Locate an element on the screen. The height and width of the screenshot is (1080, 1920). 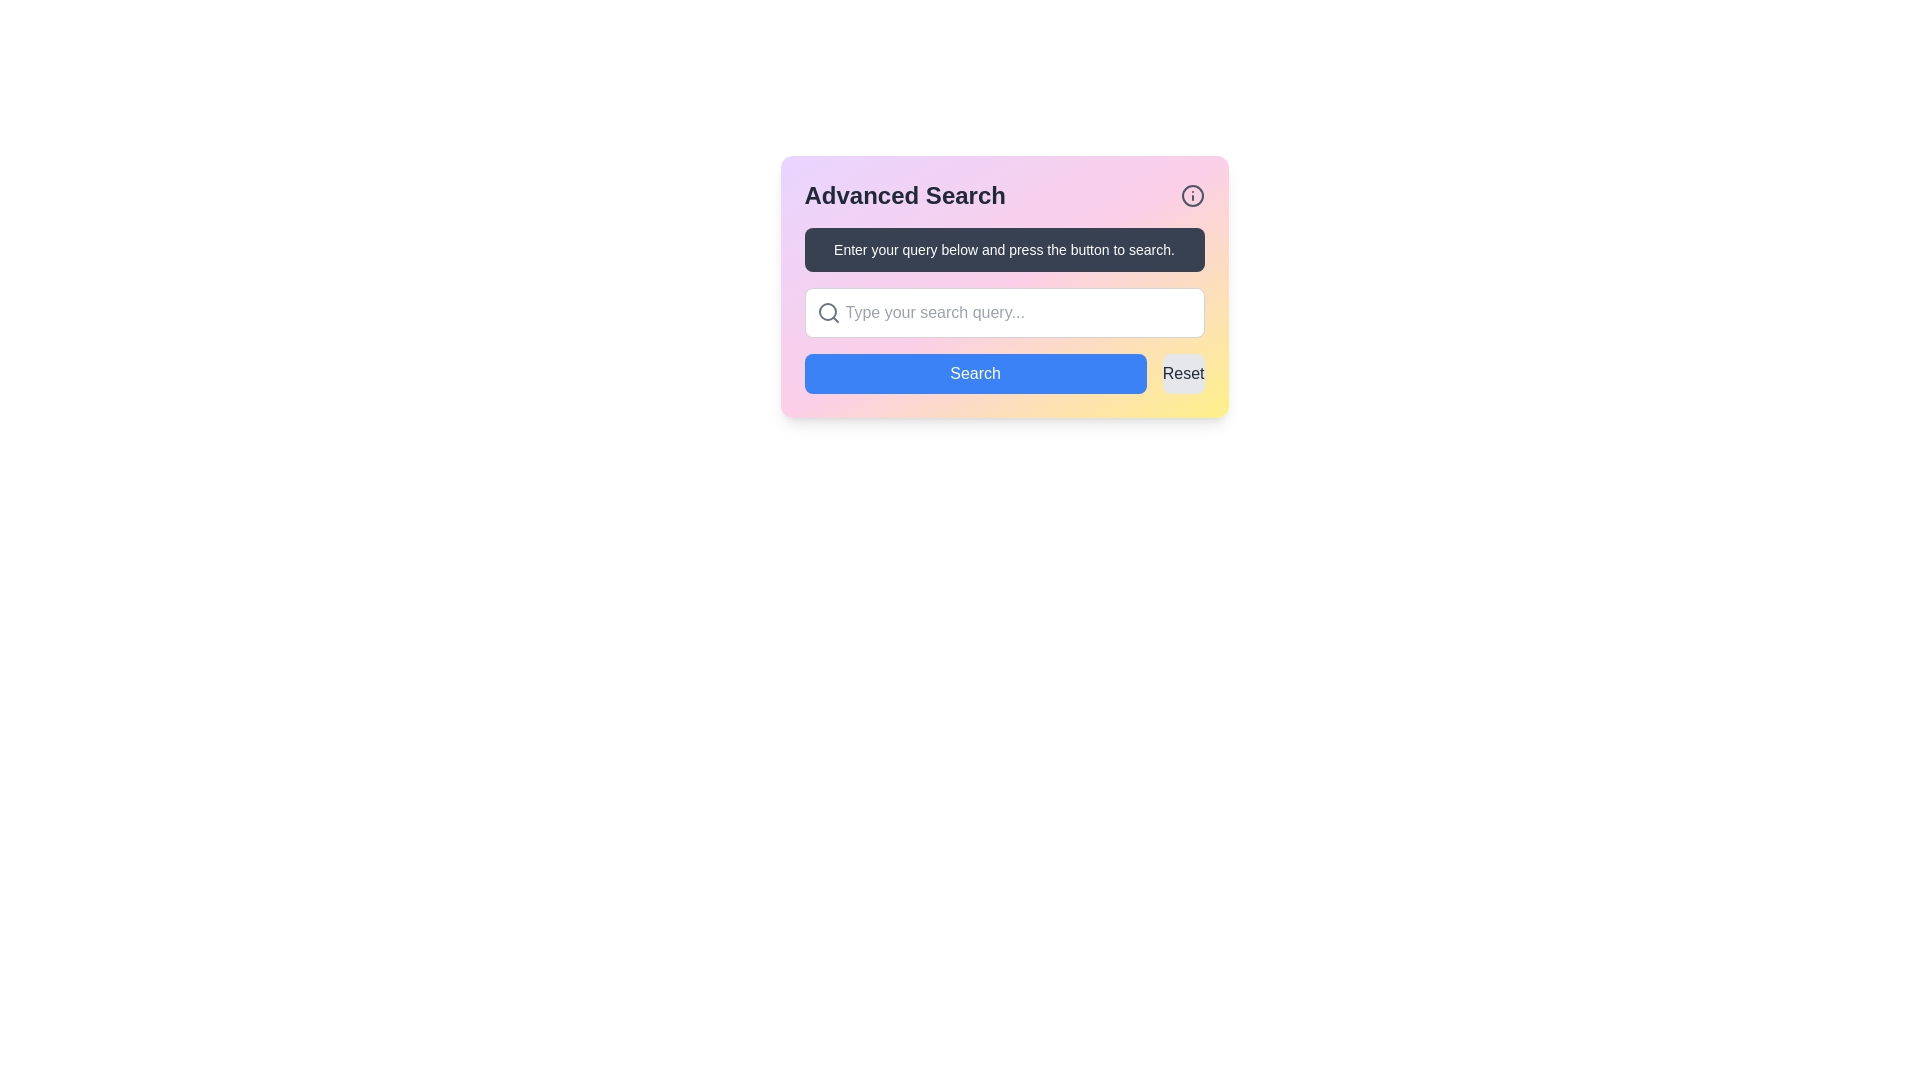
the 'Search' button with a blue background and white text located in the 'Advanced Search' dialog is located at coordinates (975, 374).